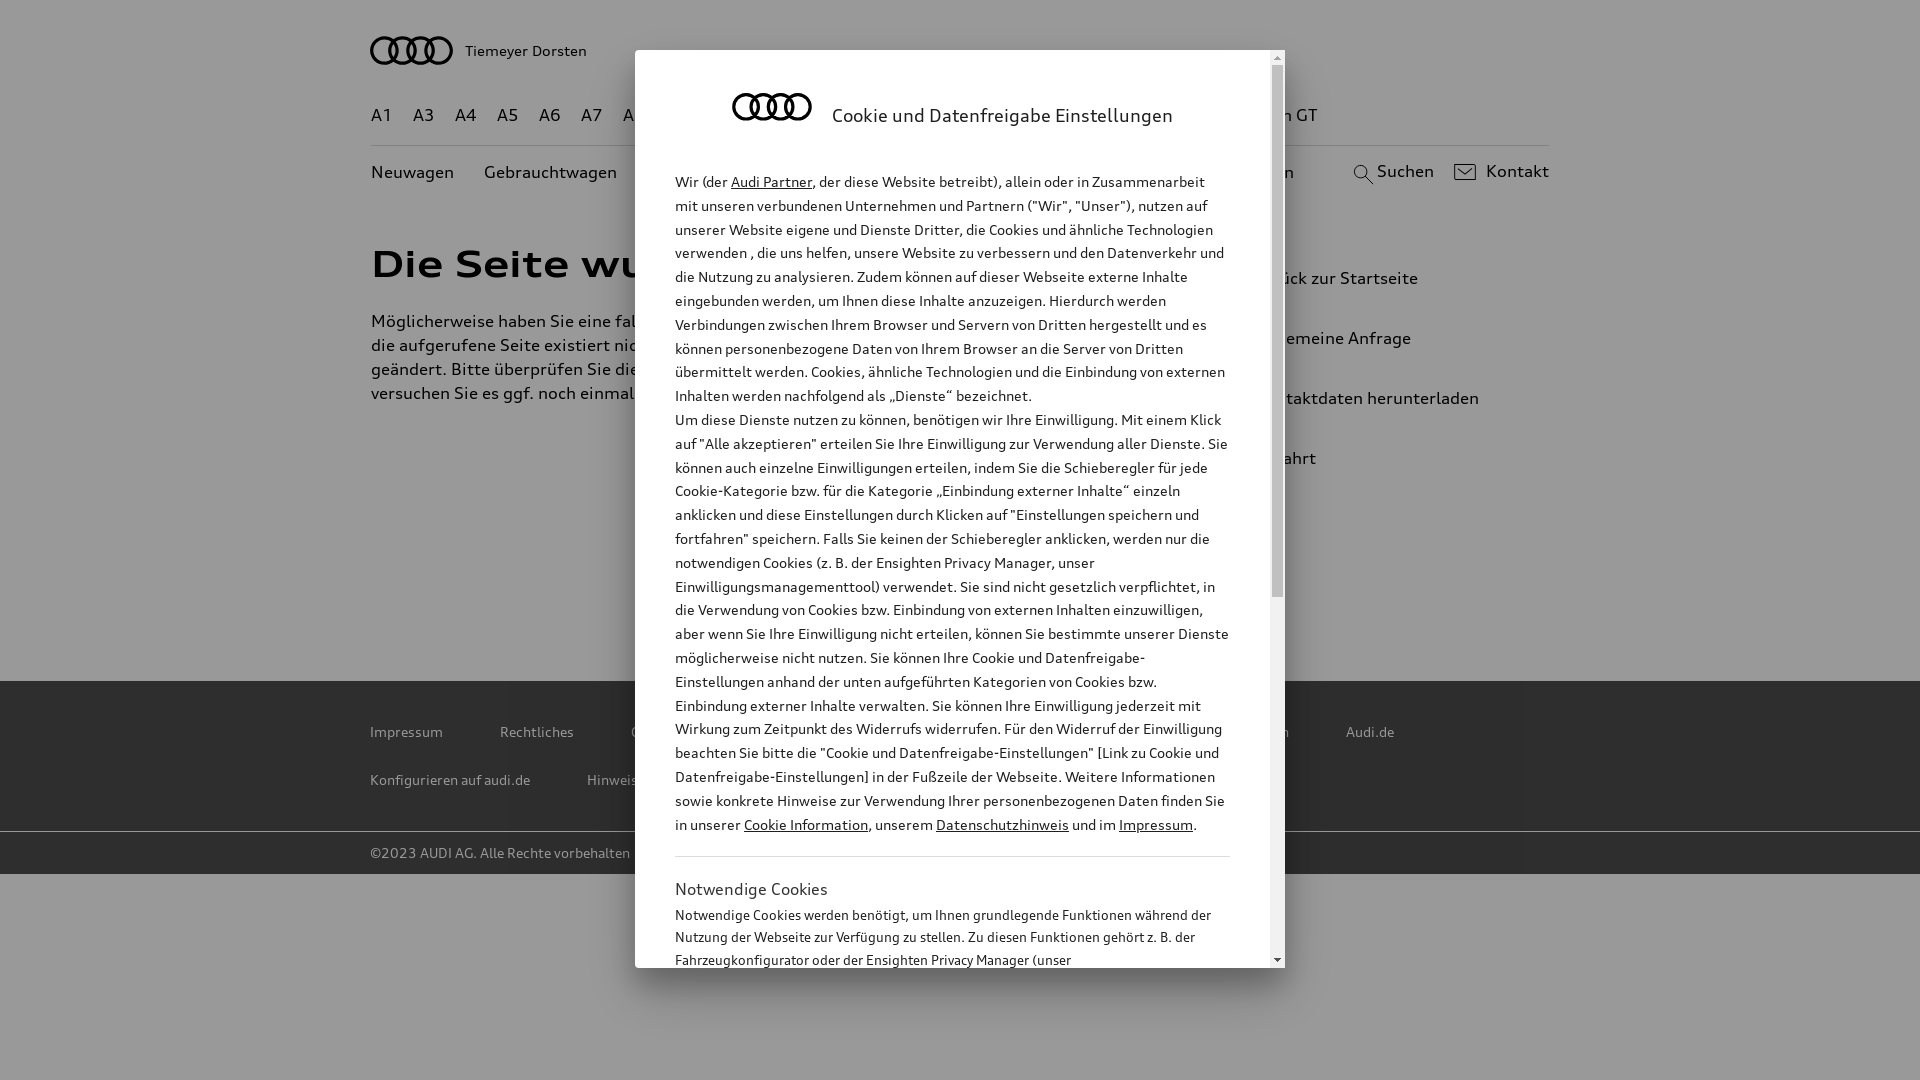 This screenshot has height=1080, width=1920. Describe the element at coordinates (405, 732) in the screenshot. I see `'Impressum'` at that location.